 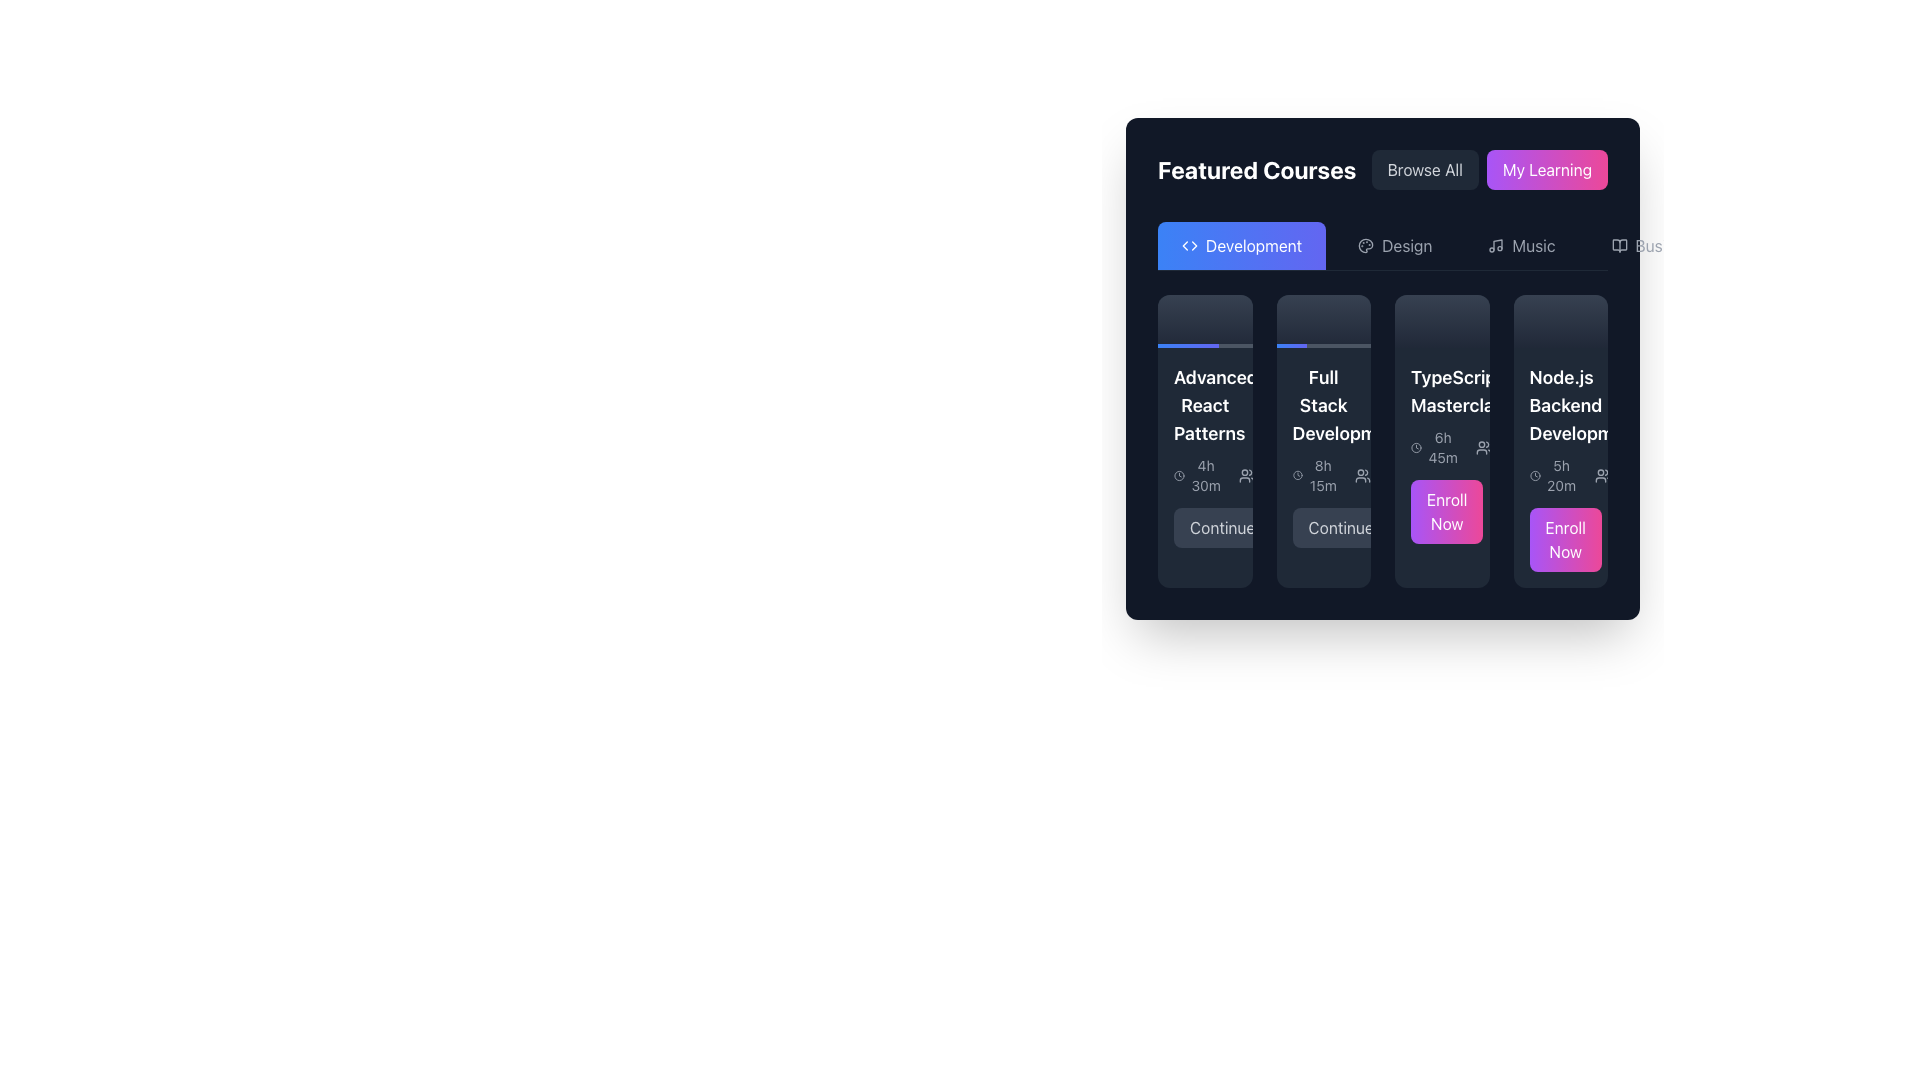 What do you see at coordinates (1323, 320) in the screenshot?
I see `the interactive multimedia placeholder or video thumbnail located at the top of the 'Full Stack Development' card in the 'Featured Courses' section` at bounding box center [1323, 320].